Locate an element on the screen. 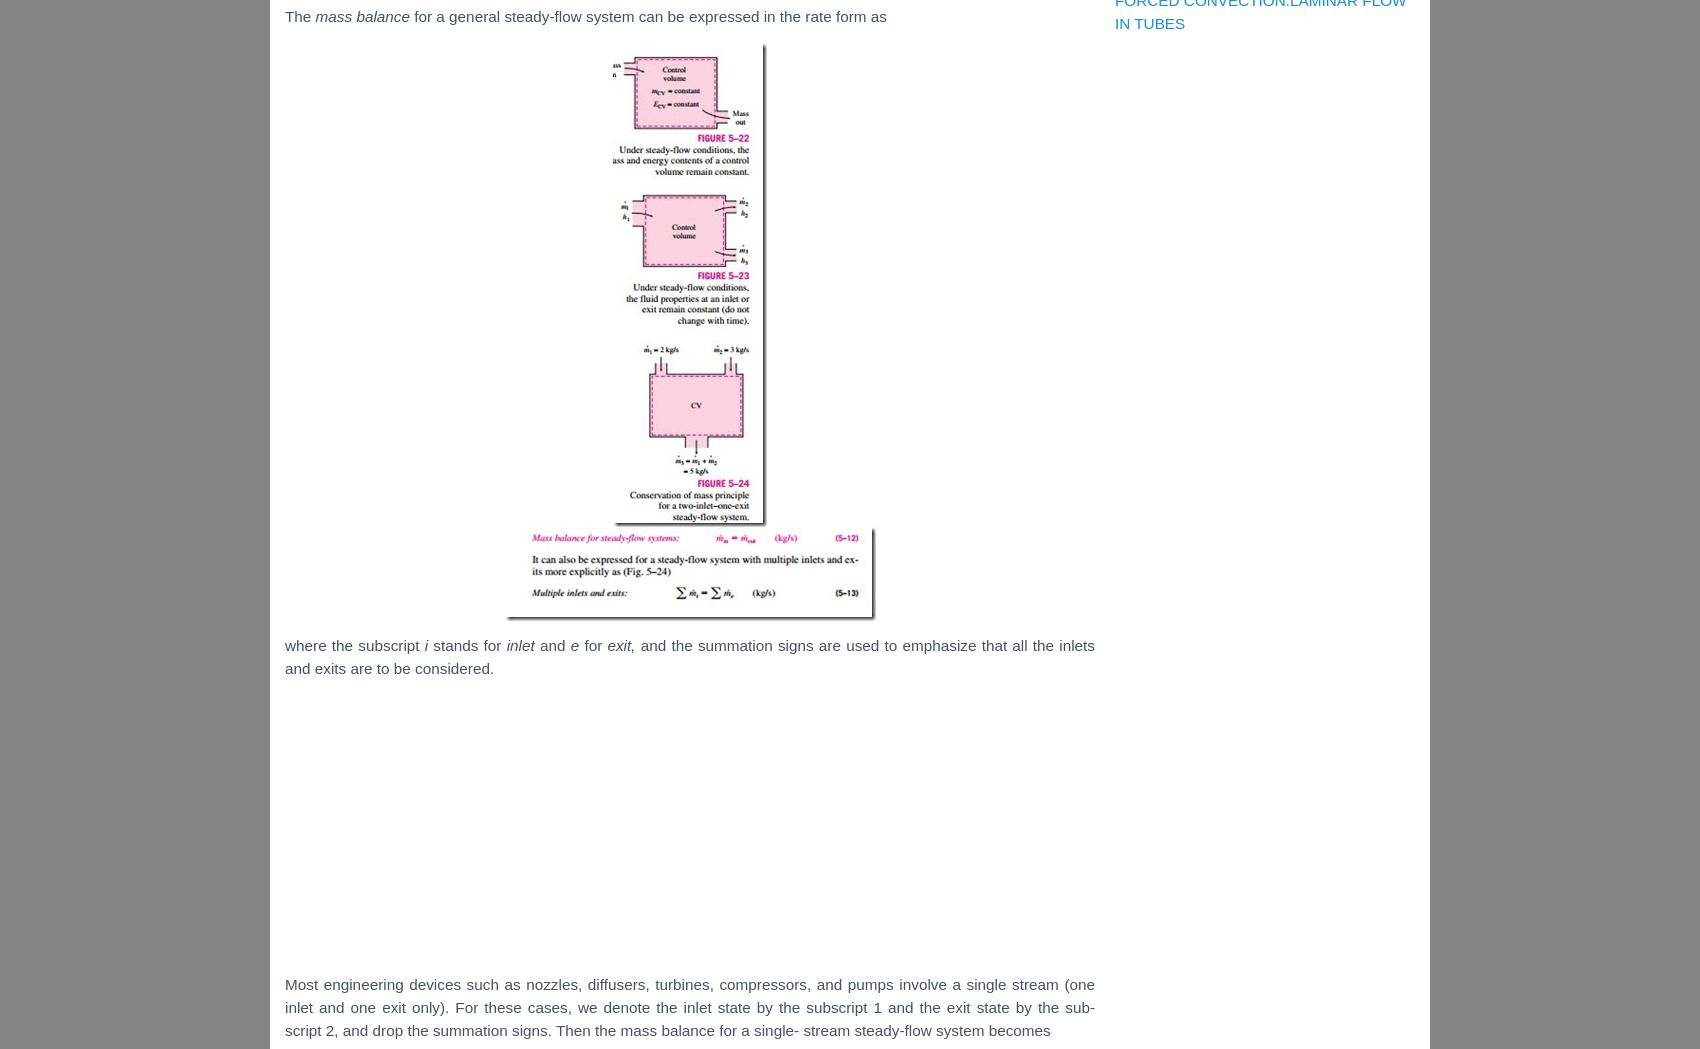 The image size is (1700, 1049). 'for a general steady-flow system can be expressed in the rate form as' is located at coordinates (650, 15).